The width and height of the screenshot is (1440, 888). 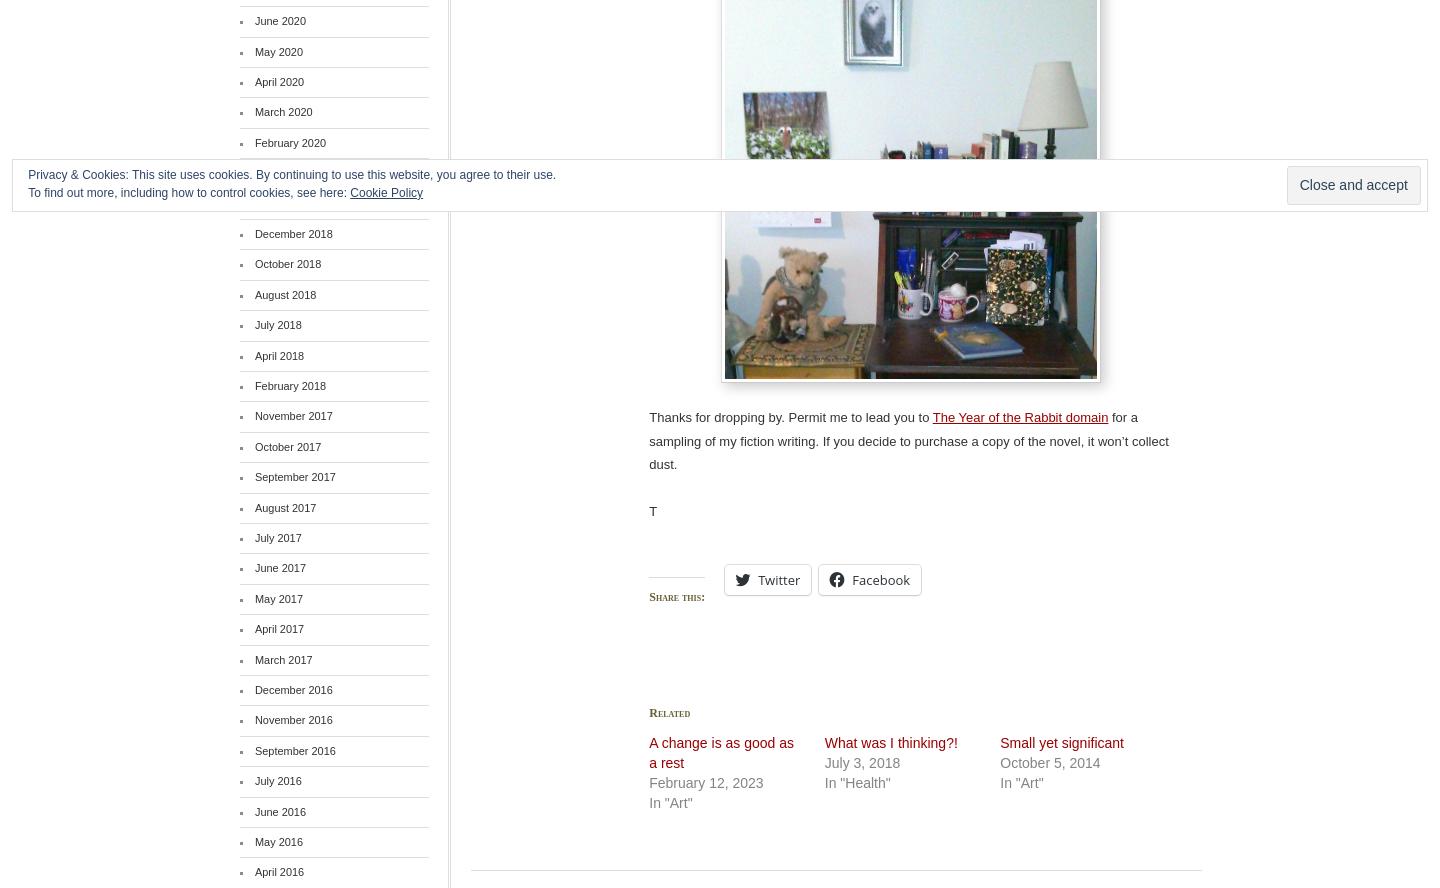 I want to click on 'October 2017', so click(x=286, y=446).